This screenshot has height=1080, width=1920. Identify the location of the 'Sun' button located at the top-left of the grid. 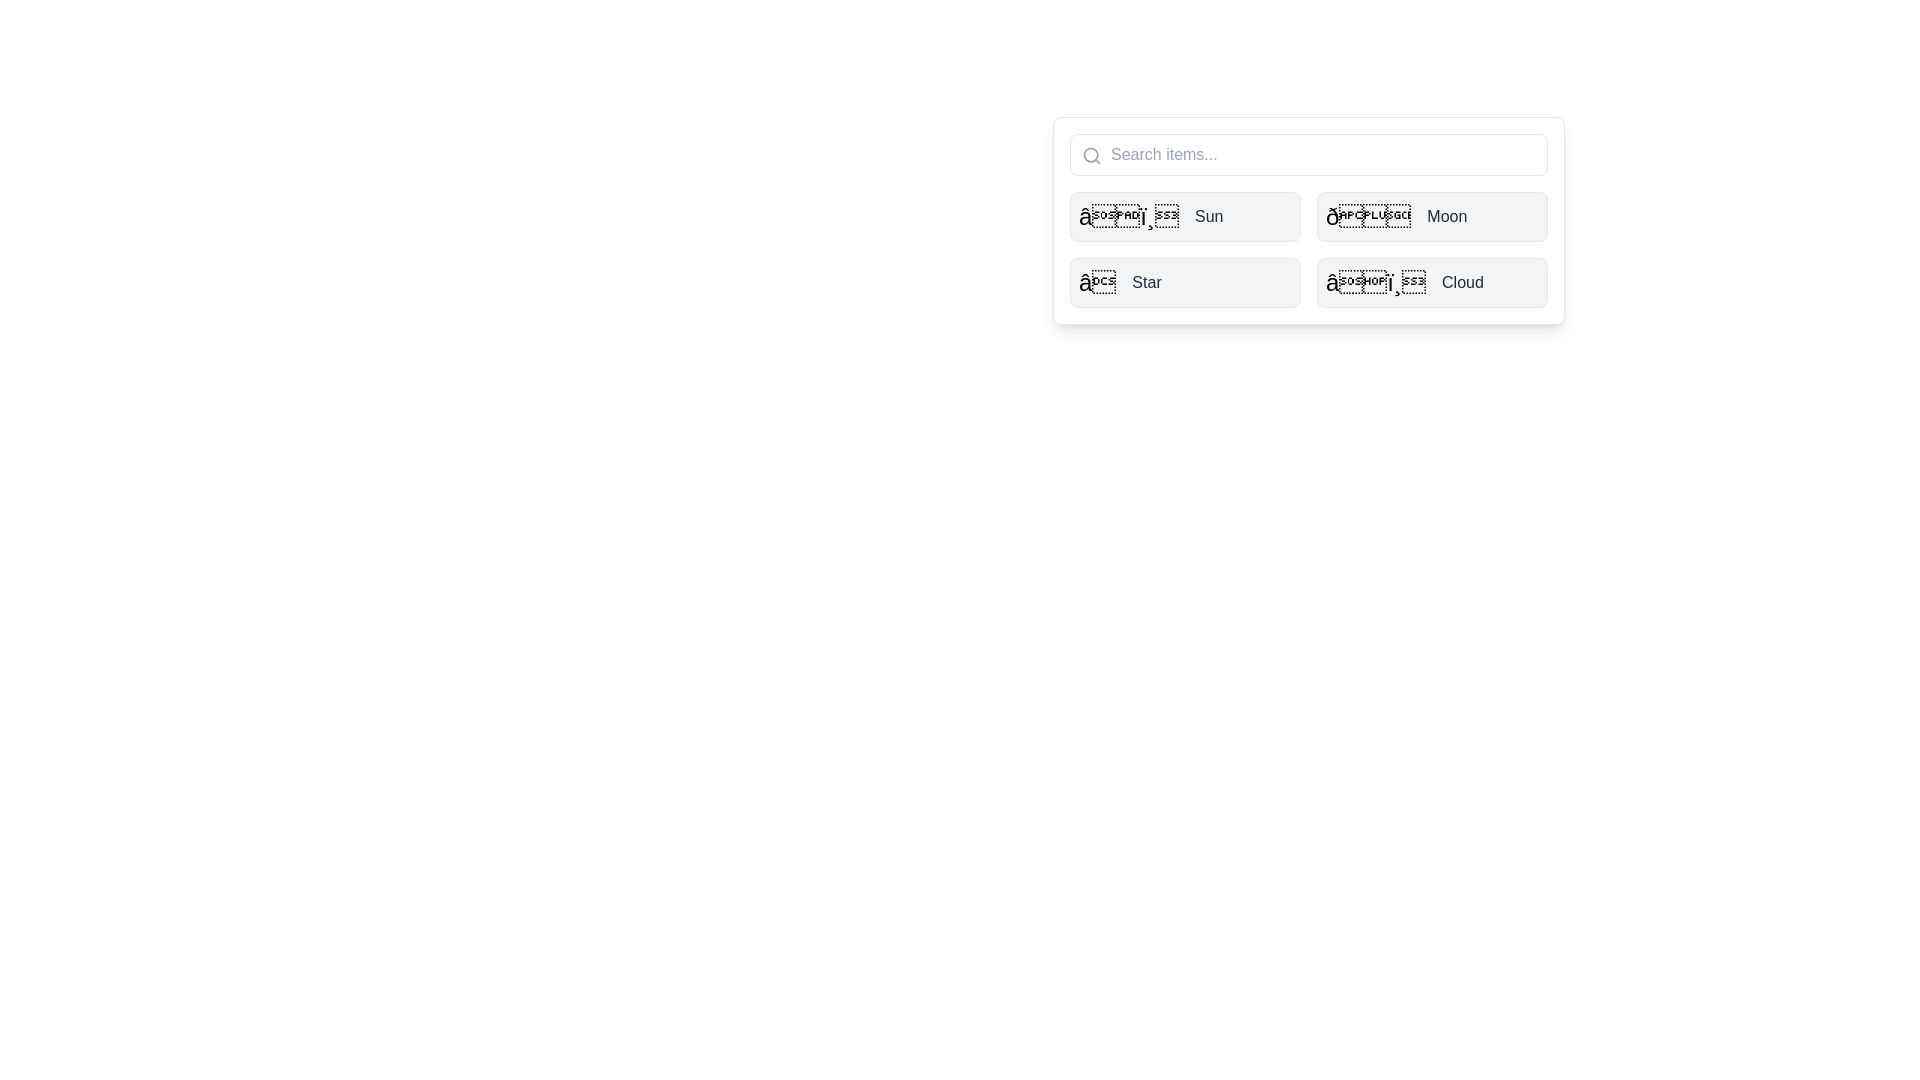
(1185, 216).